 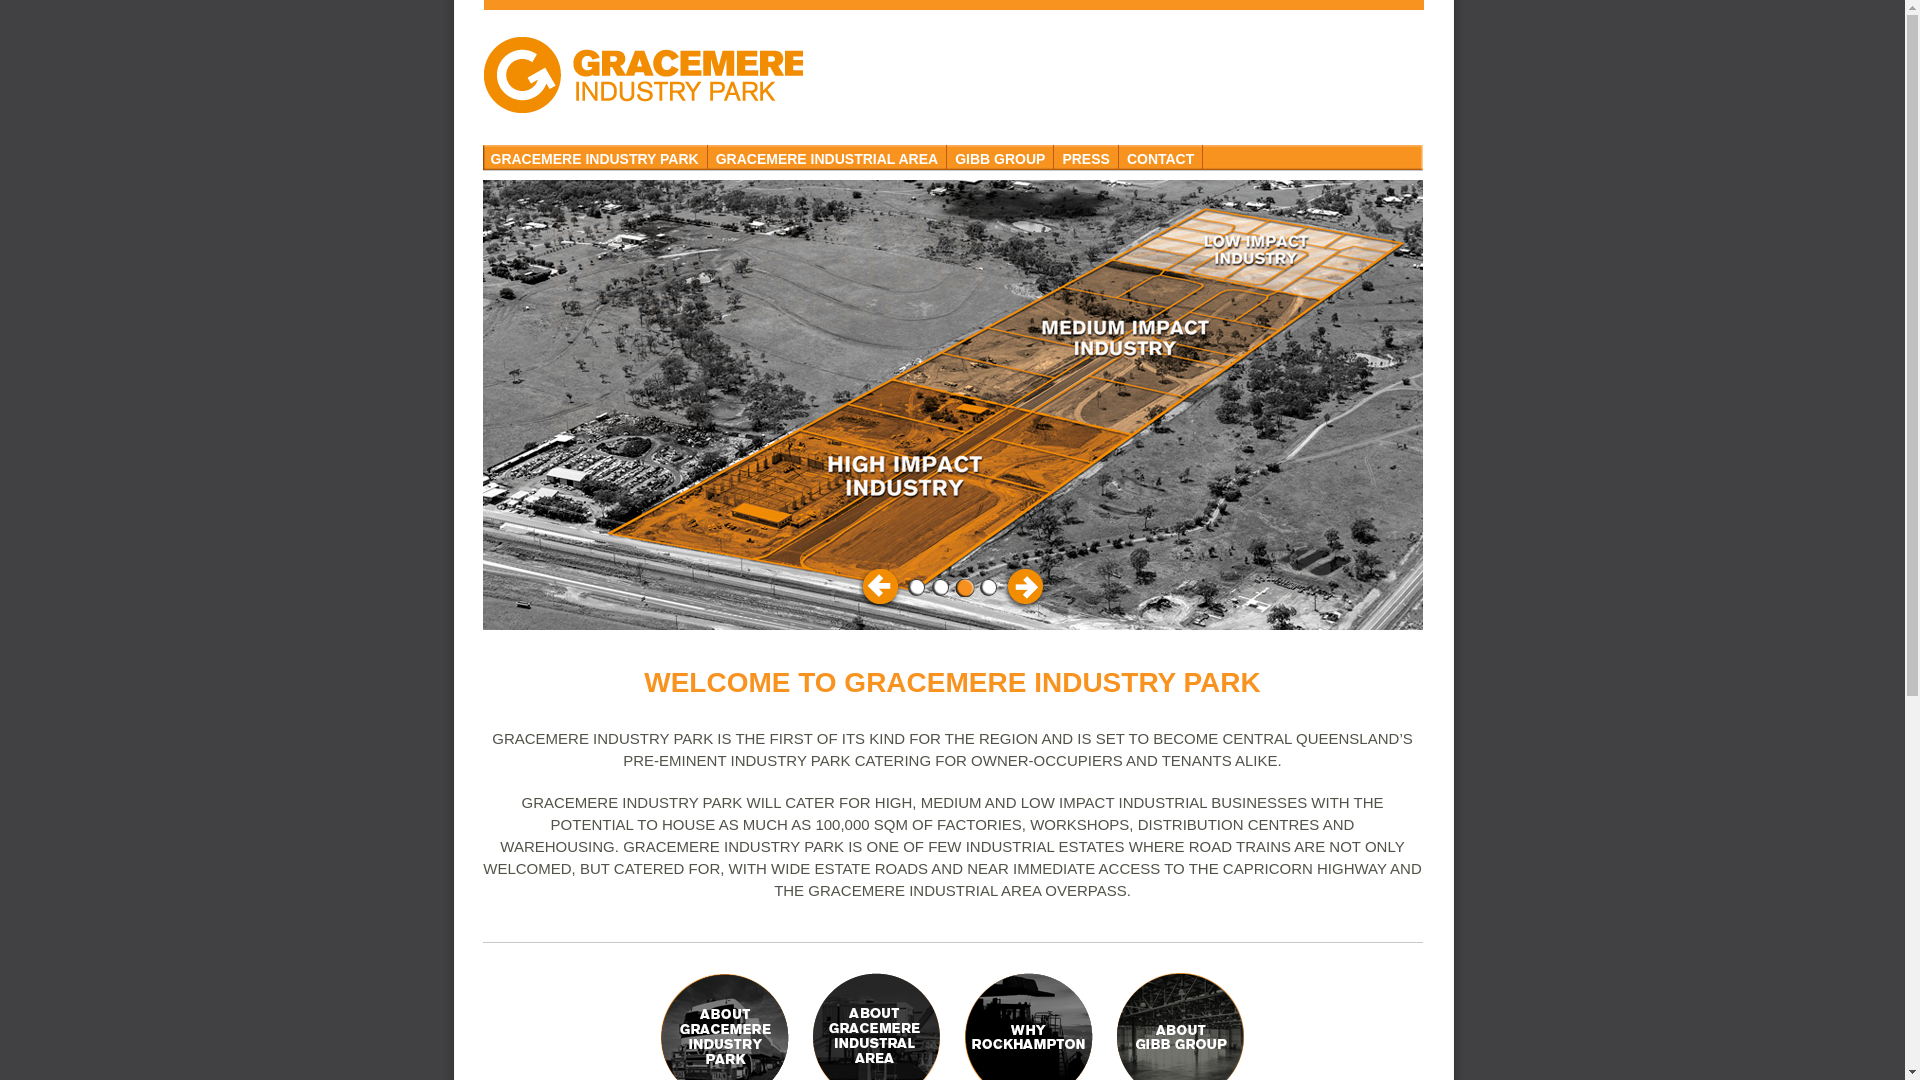 I want to click on 'CONTACT', so click(x=1161, y=156).